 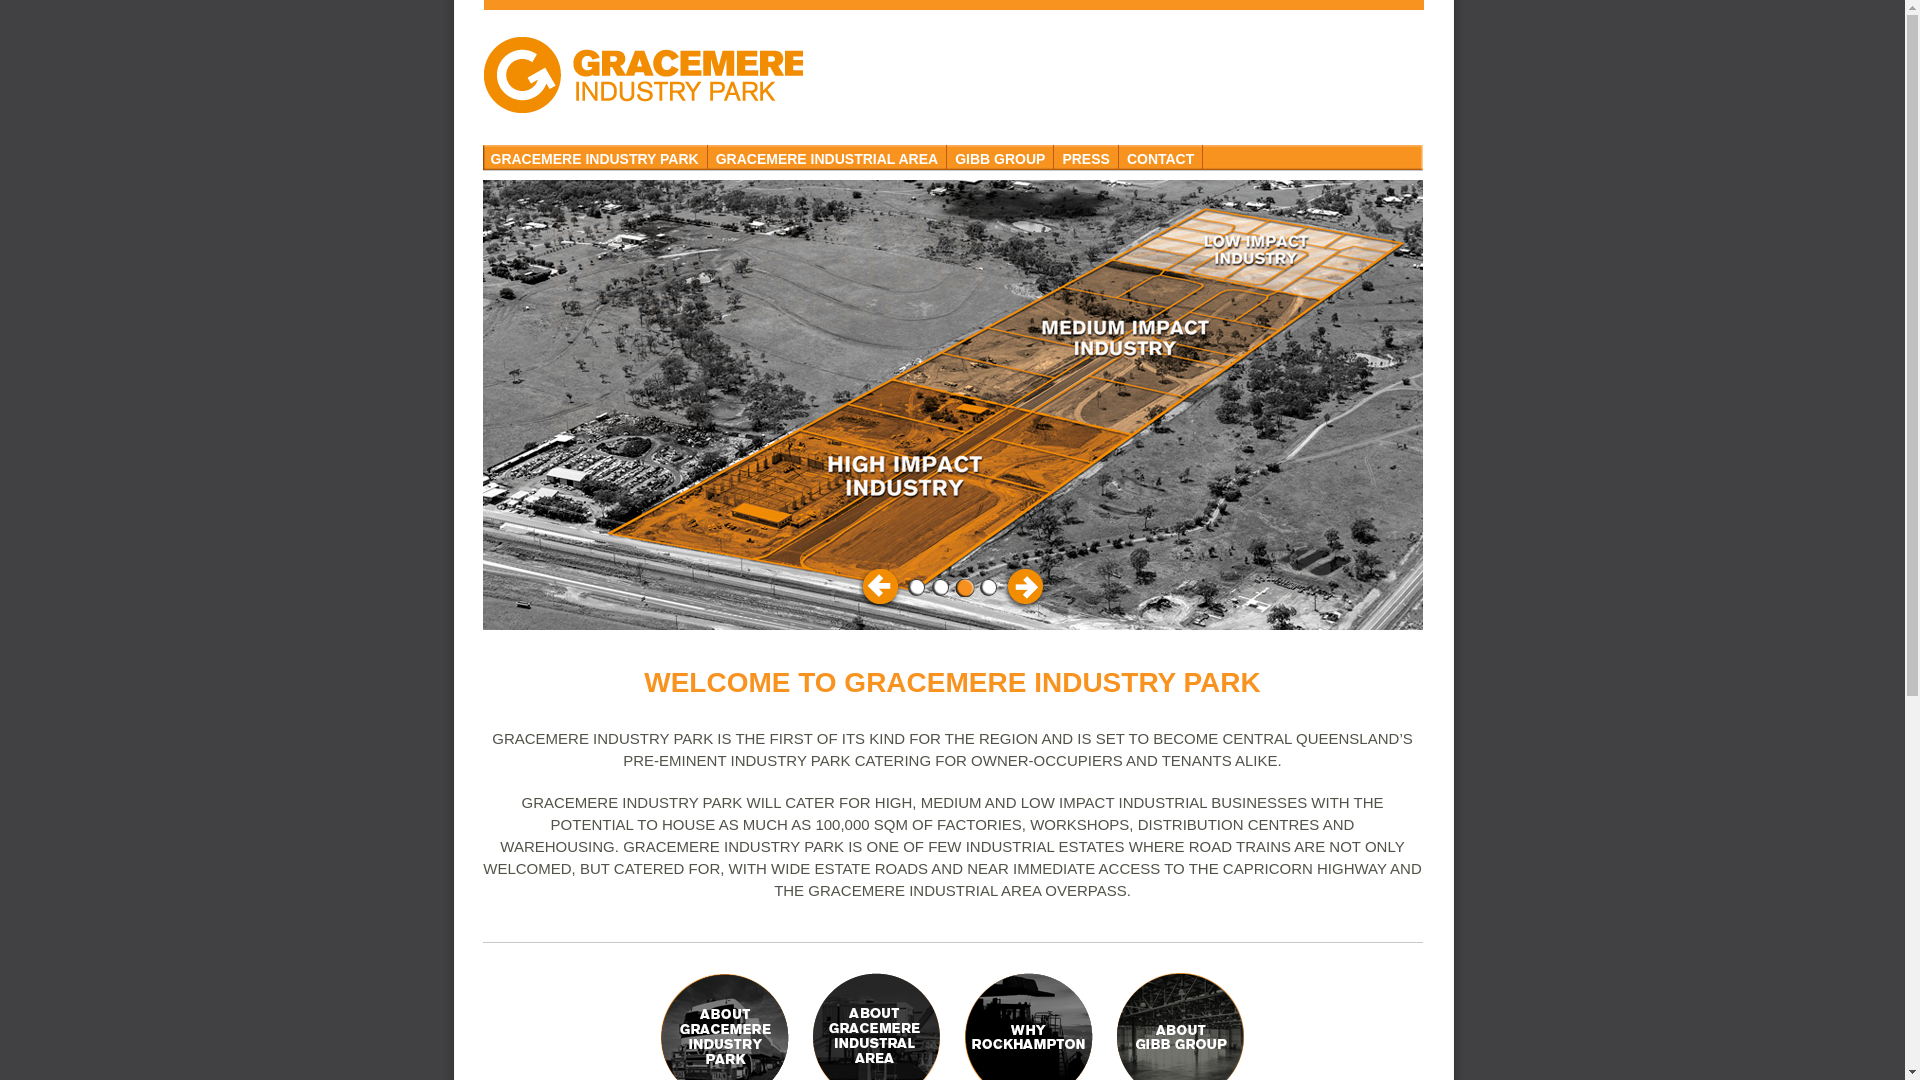 I want to click on 'CONTACT', so click(x=1161, y=156).